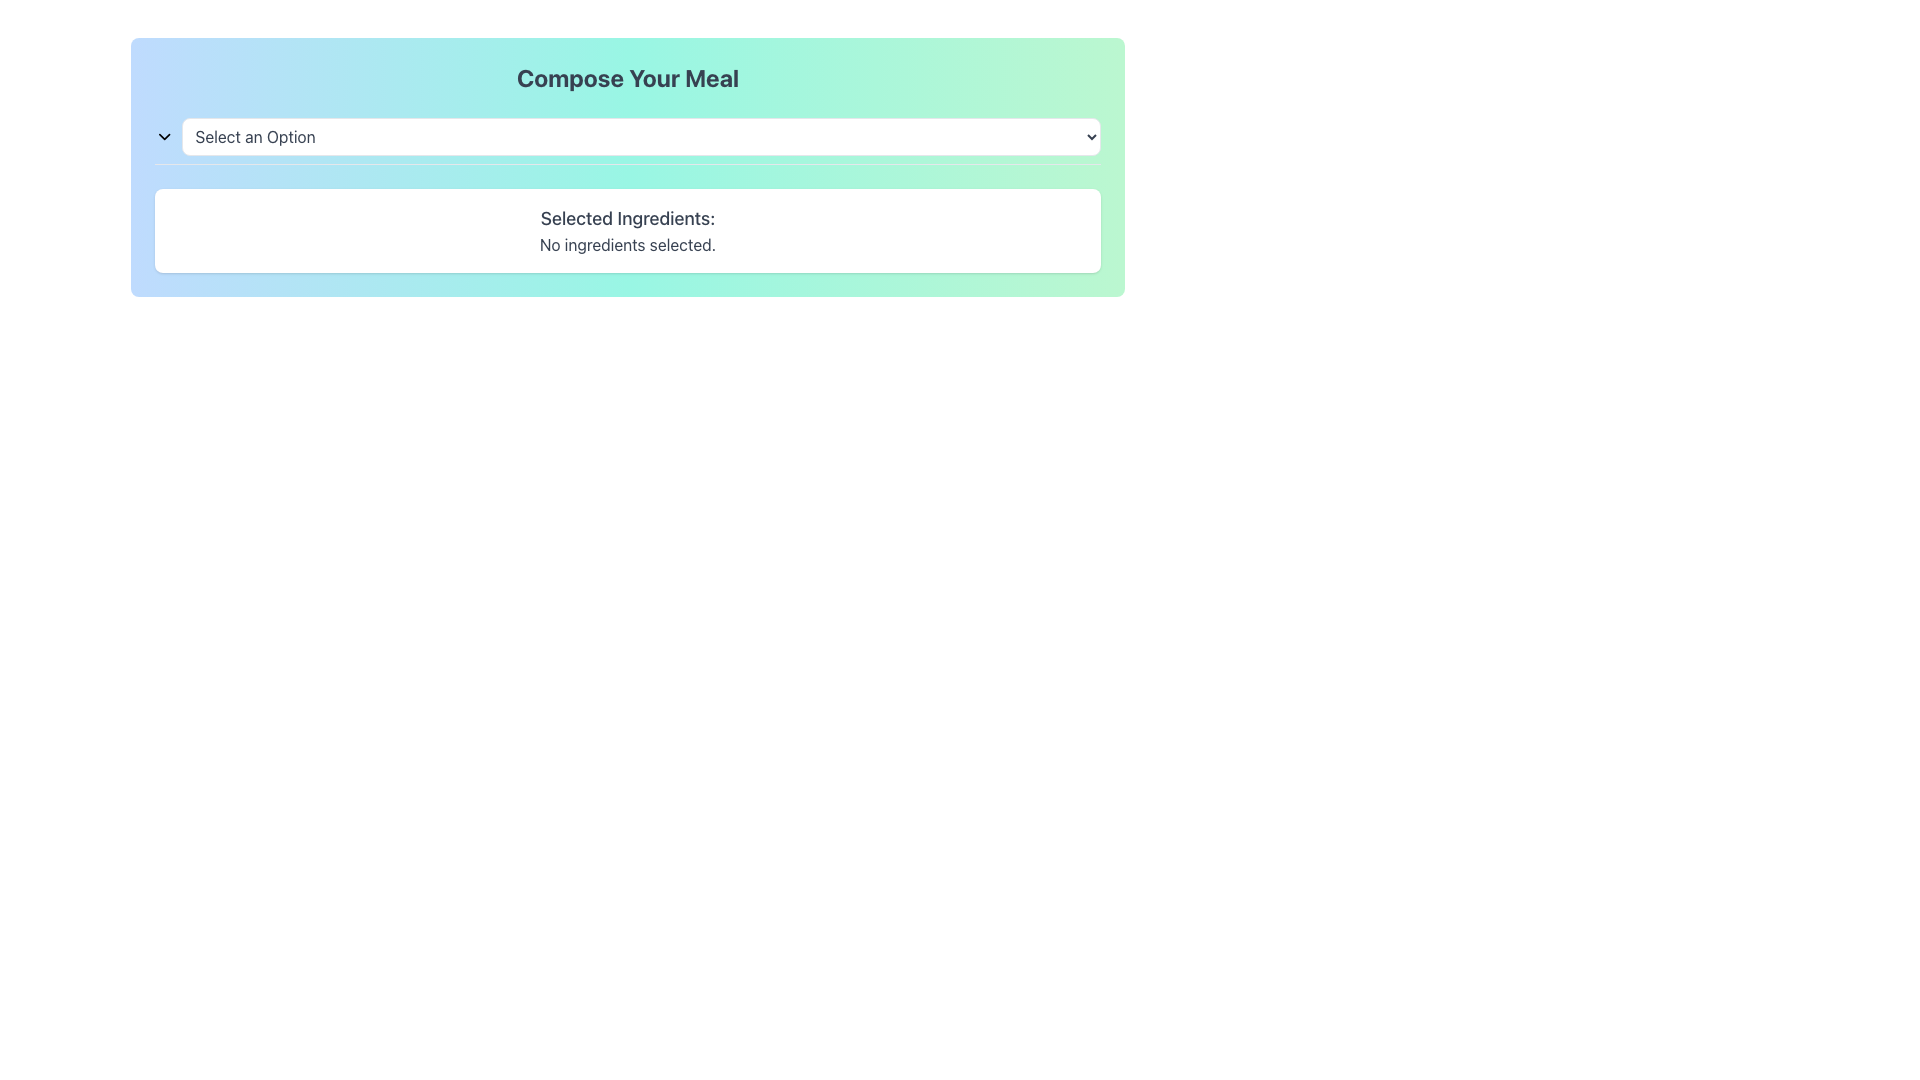  Describe the element at coordinates (627, 244) in the screenshot. I see `the text label that says 'No ingredients selected.' which is located in a white box with rounded corners, centered in the interface` at that location.